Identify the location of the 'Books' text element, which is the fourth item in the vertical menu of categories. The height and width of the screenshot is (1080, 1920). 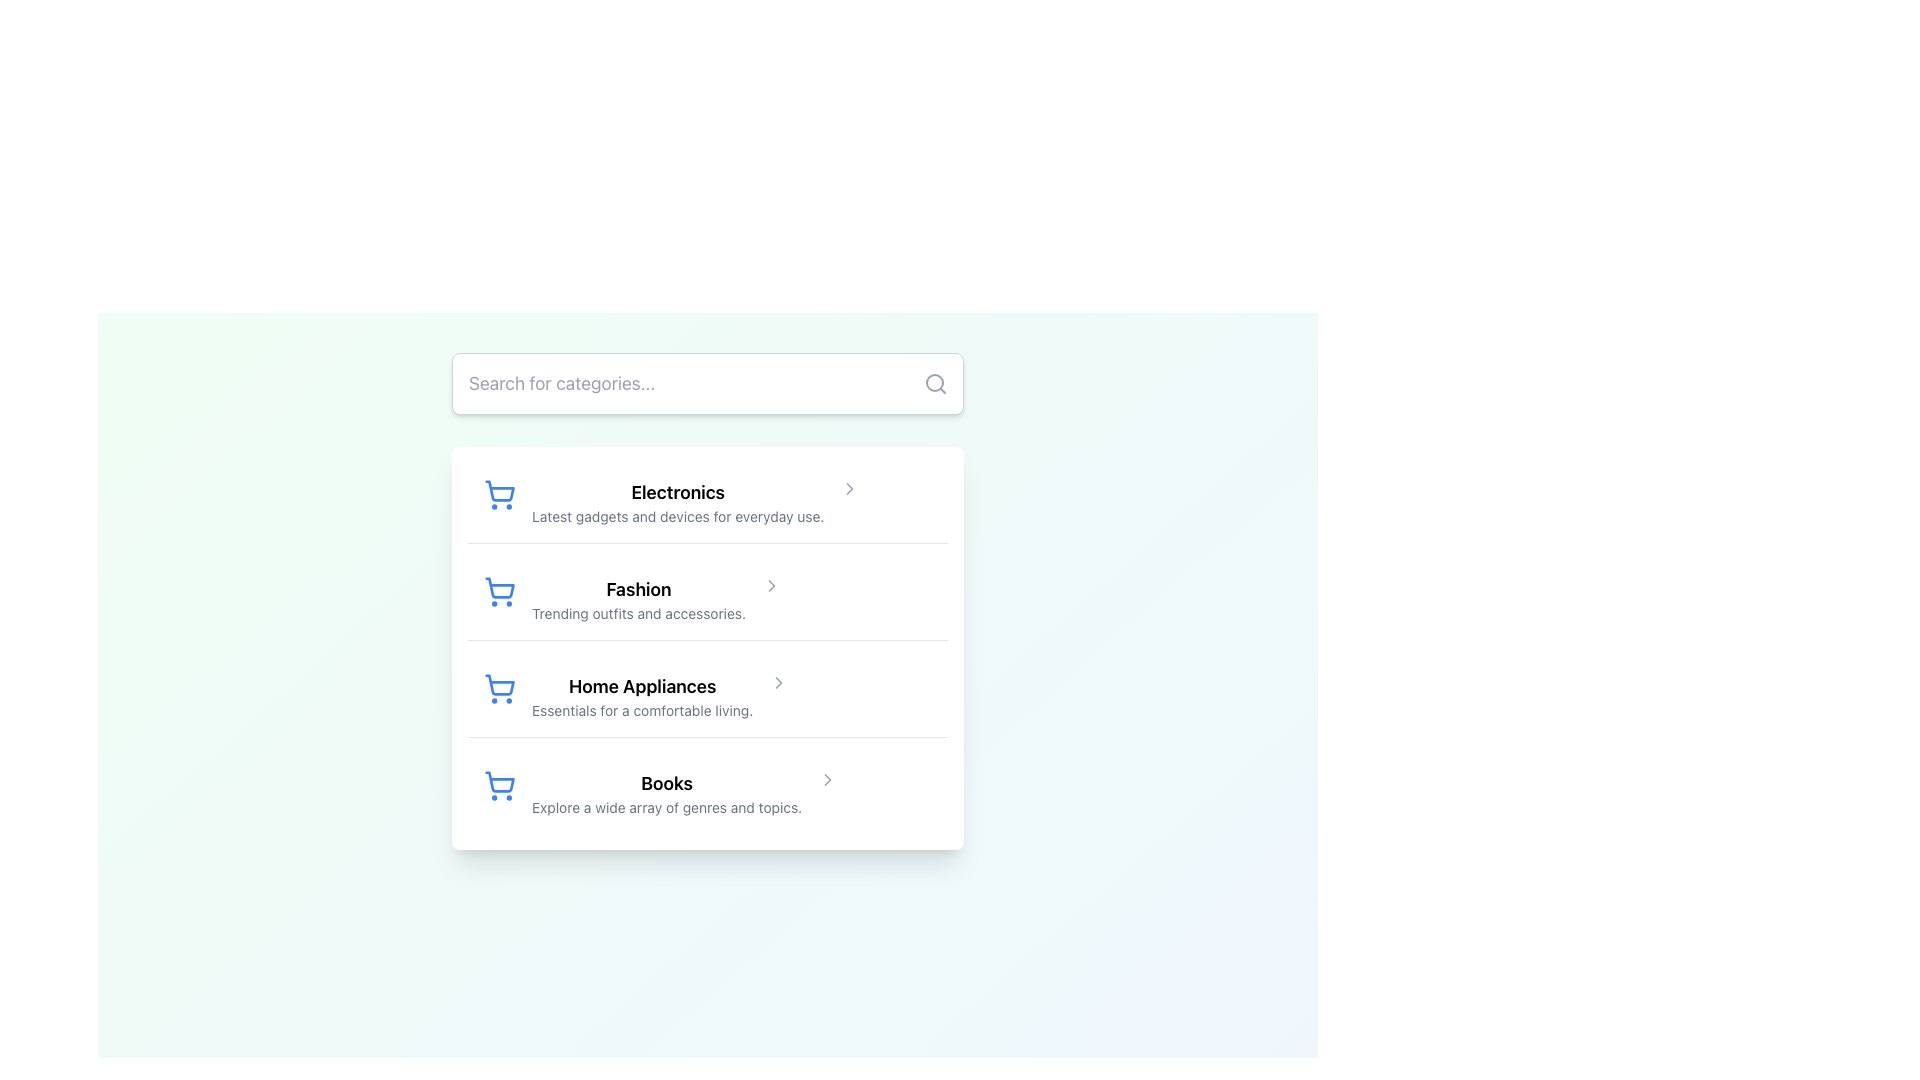
(667, 793).